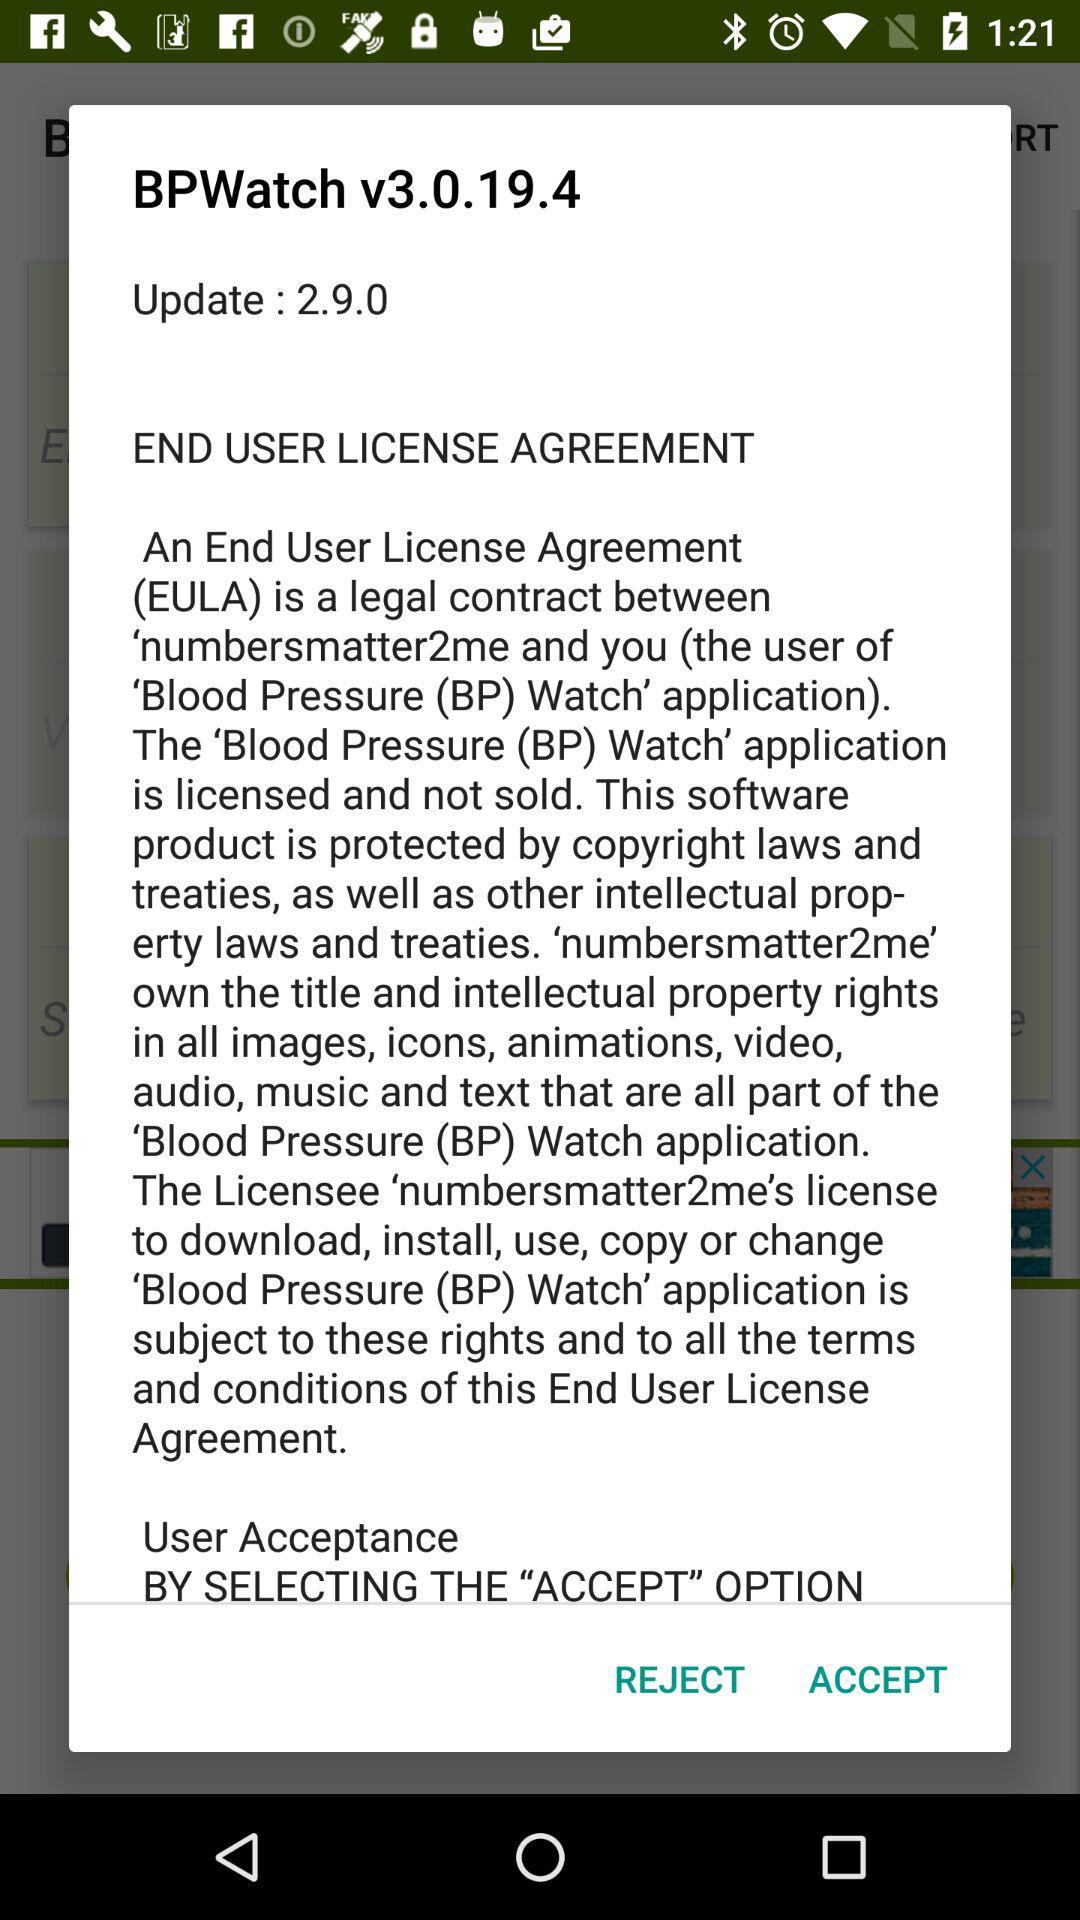  What do you see at coordinates (877, 1678) in the screenshot?
I see `the accept item` at bounding box center [877, 1678].